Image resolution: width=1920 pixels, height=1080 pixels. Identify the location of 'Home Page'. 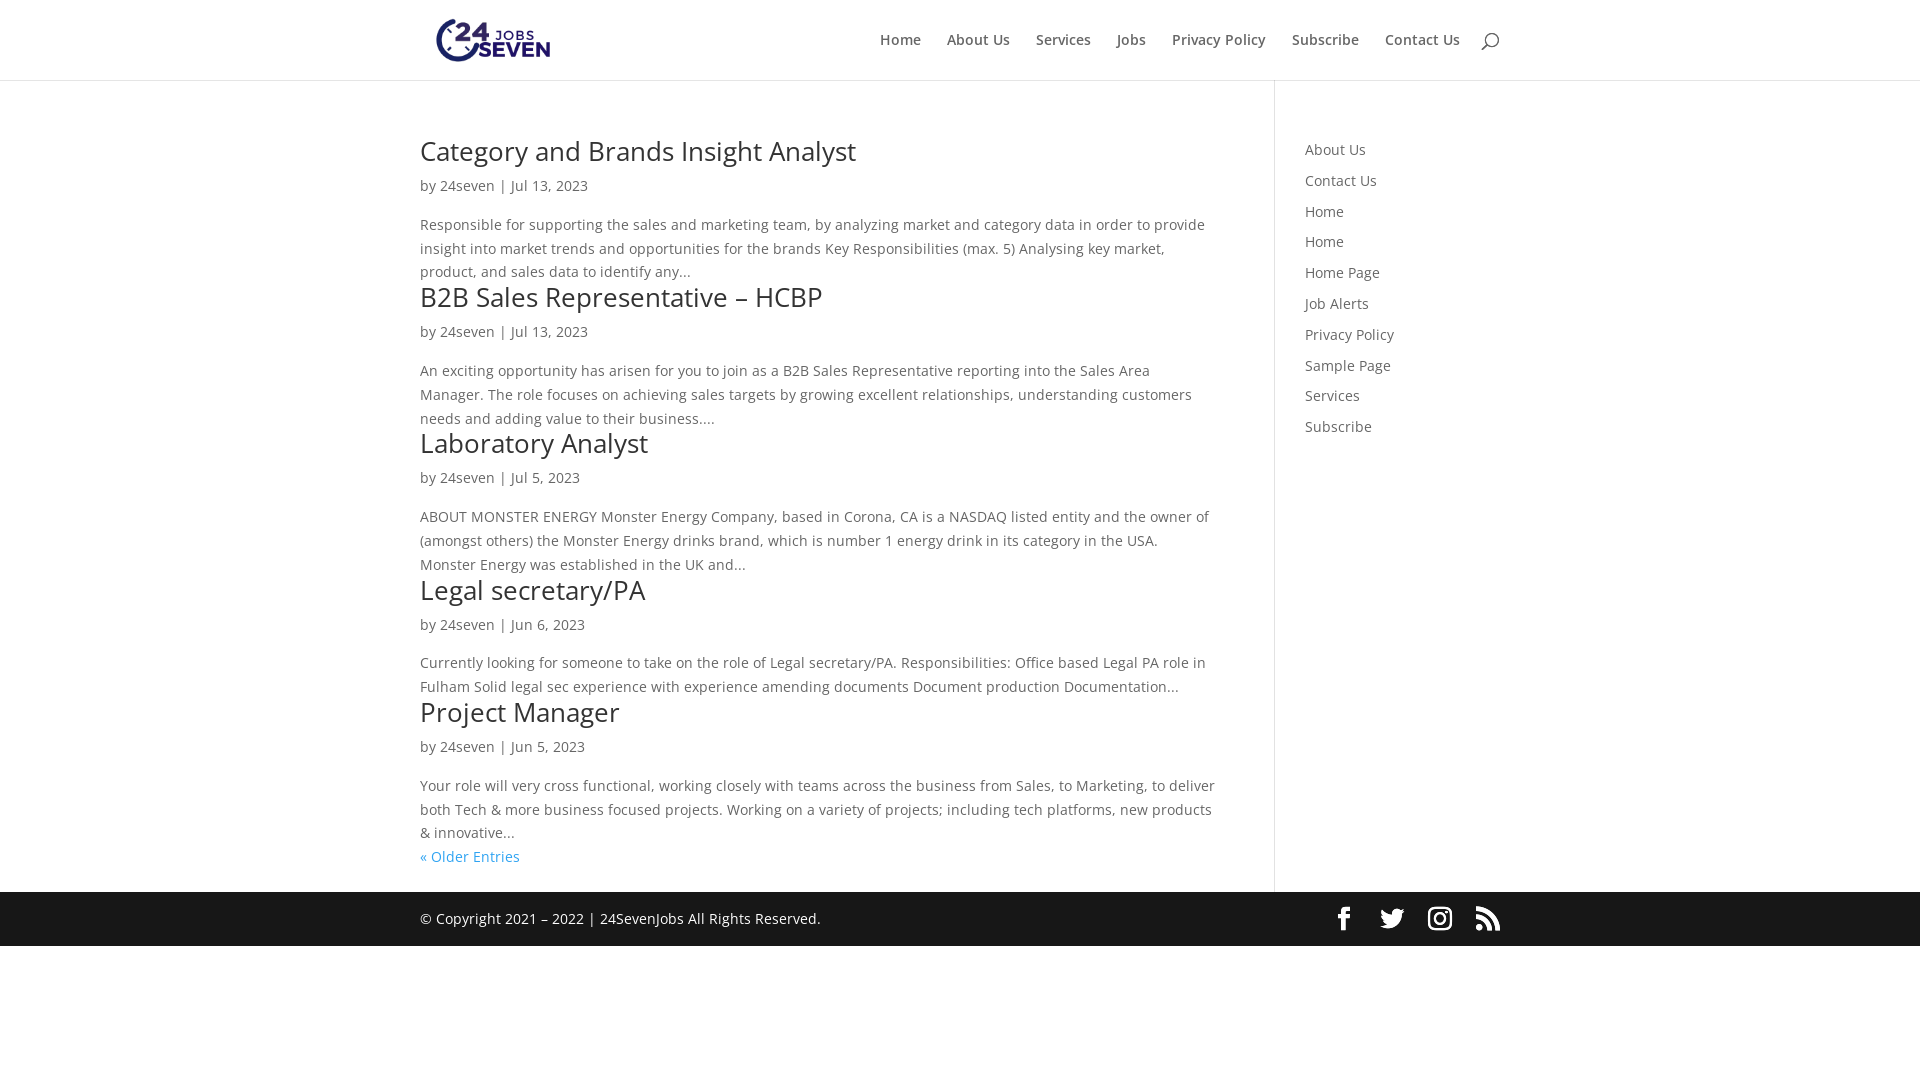
(1342, 272).